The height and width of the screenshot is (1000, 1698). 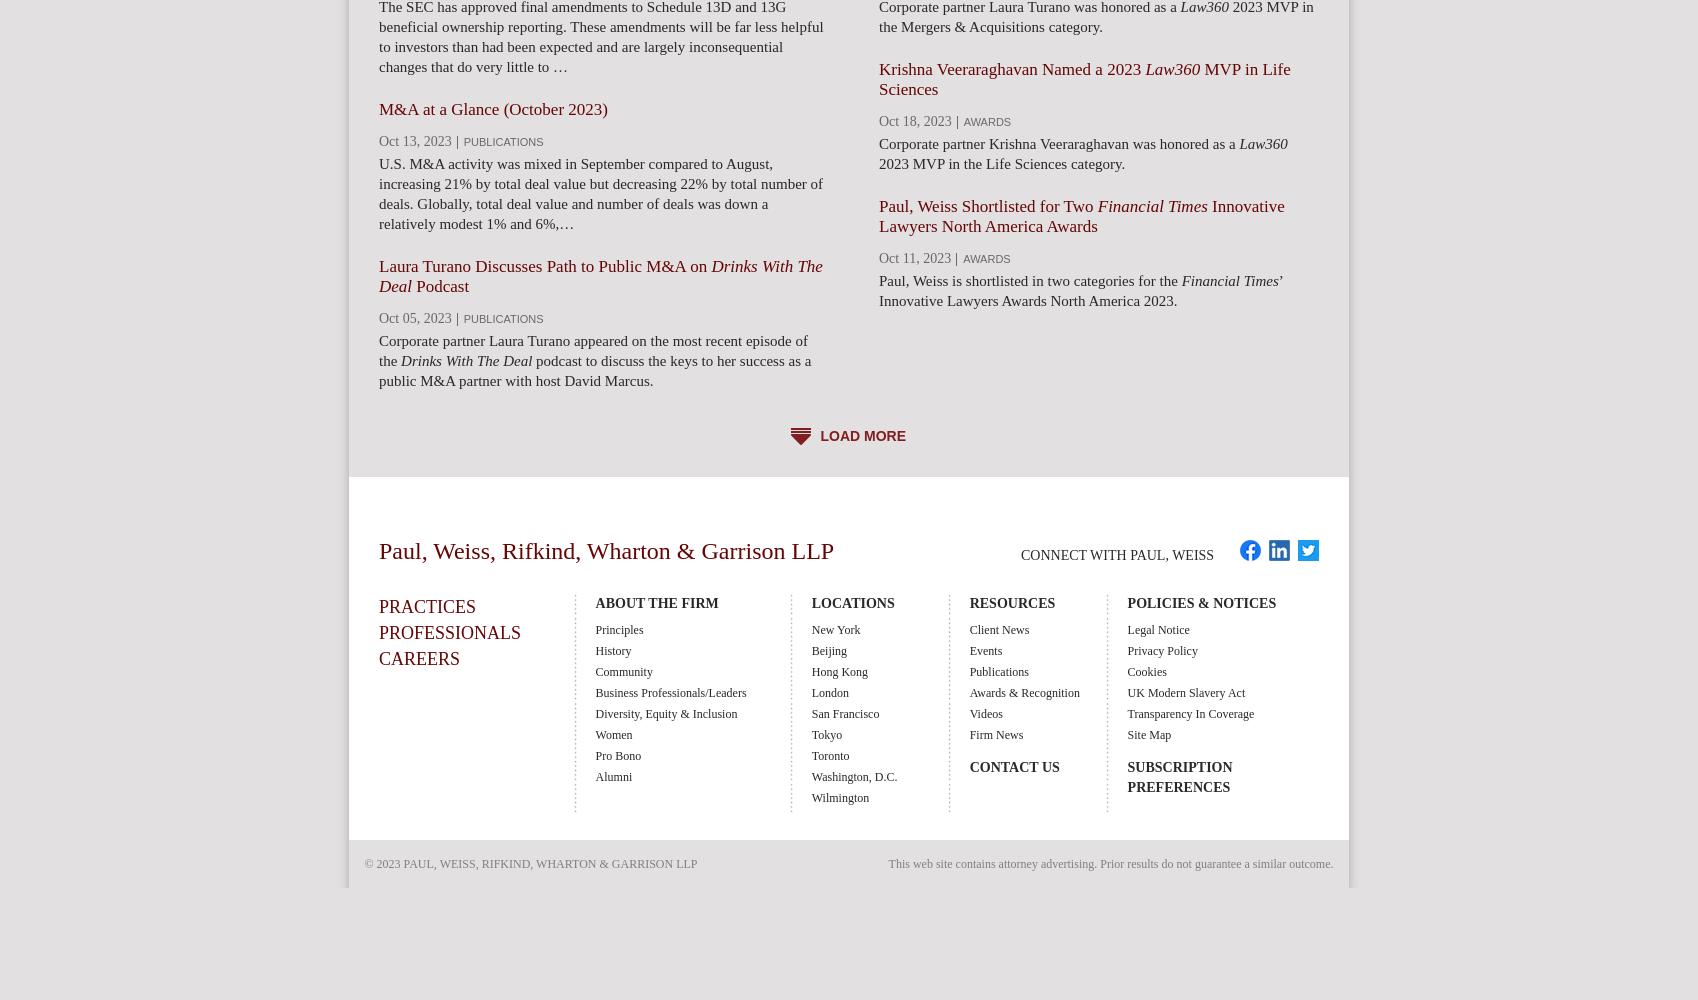 What do you see at coordinates (622, 672) in the screenshot?
I see `'Community'` at bounding box center [622, 672].